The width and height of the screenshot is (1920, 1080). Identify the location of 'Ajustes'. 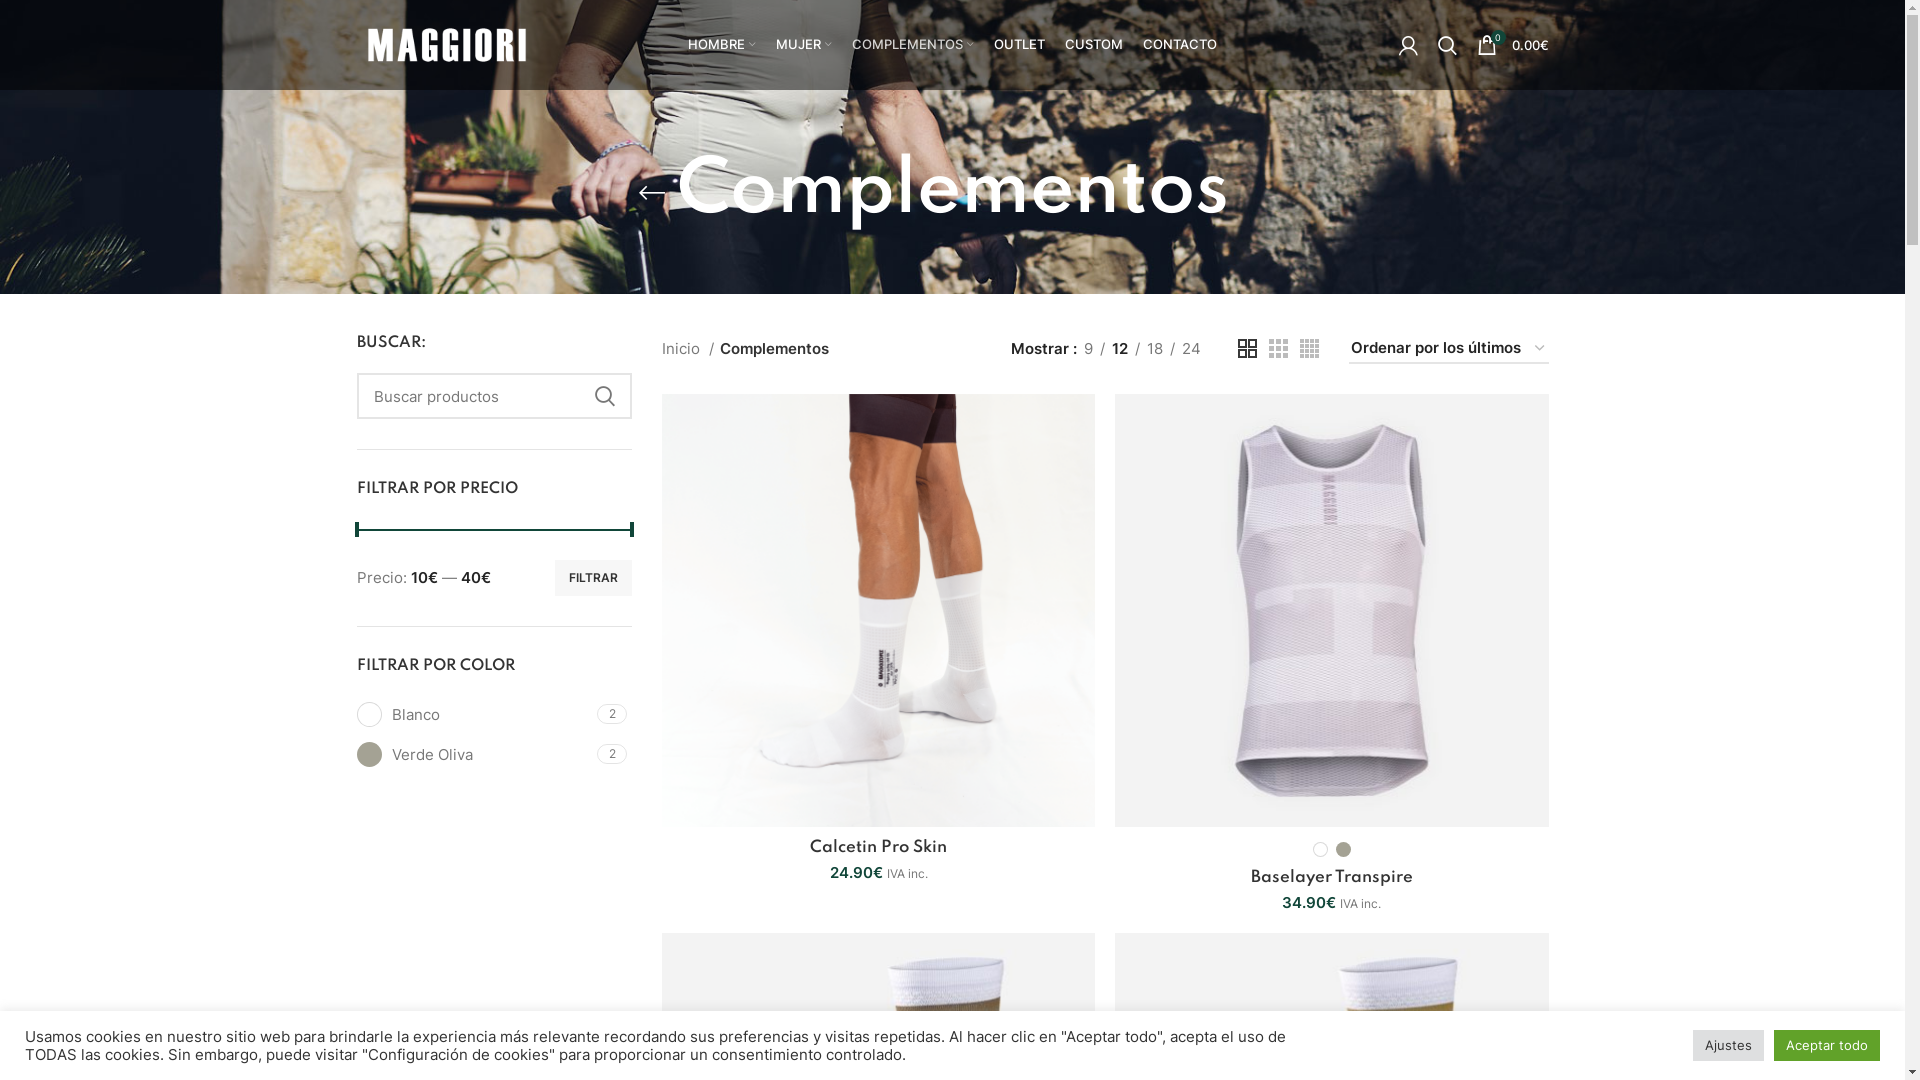
(1727, 1044).